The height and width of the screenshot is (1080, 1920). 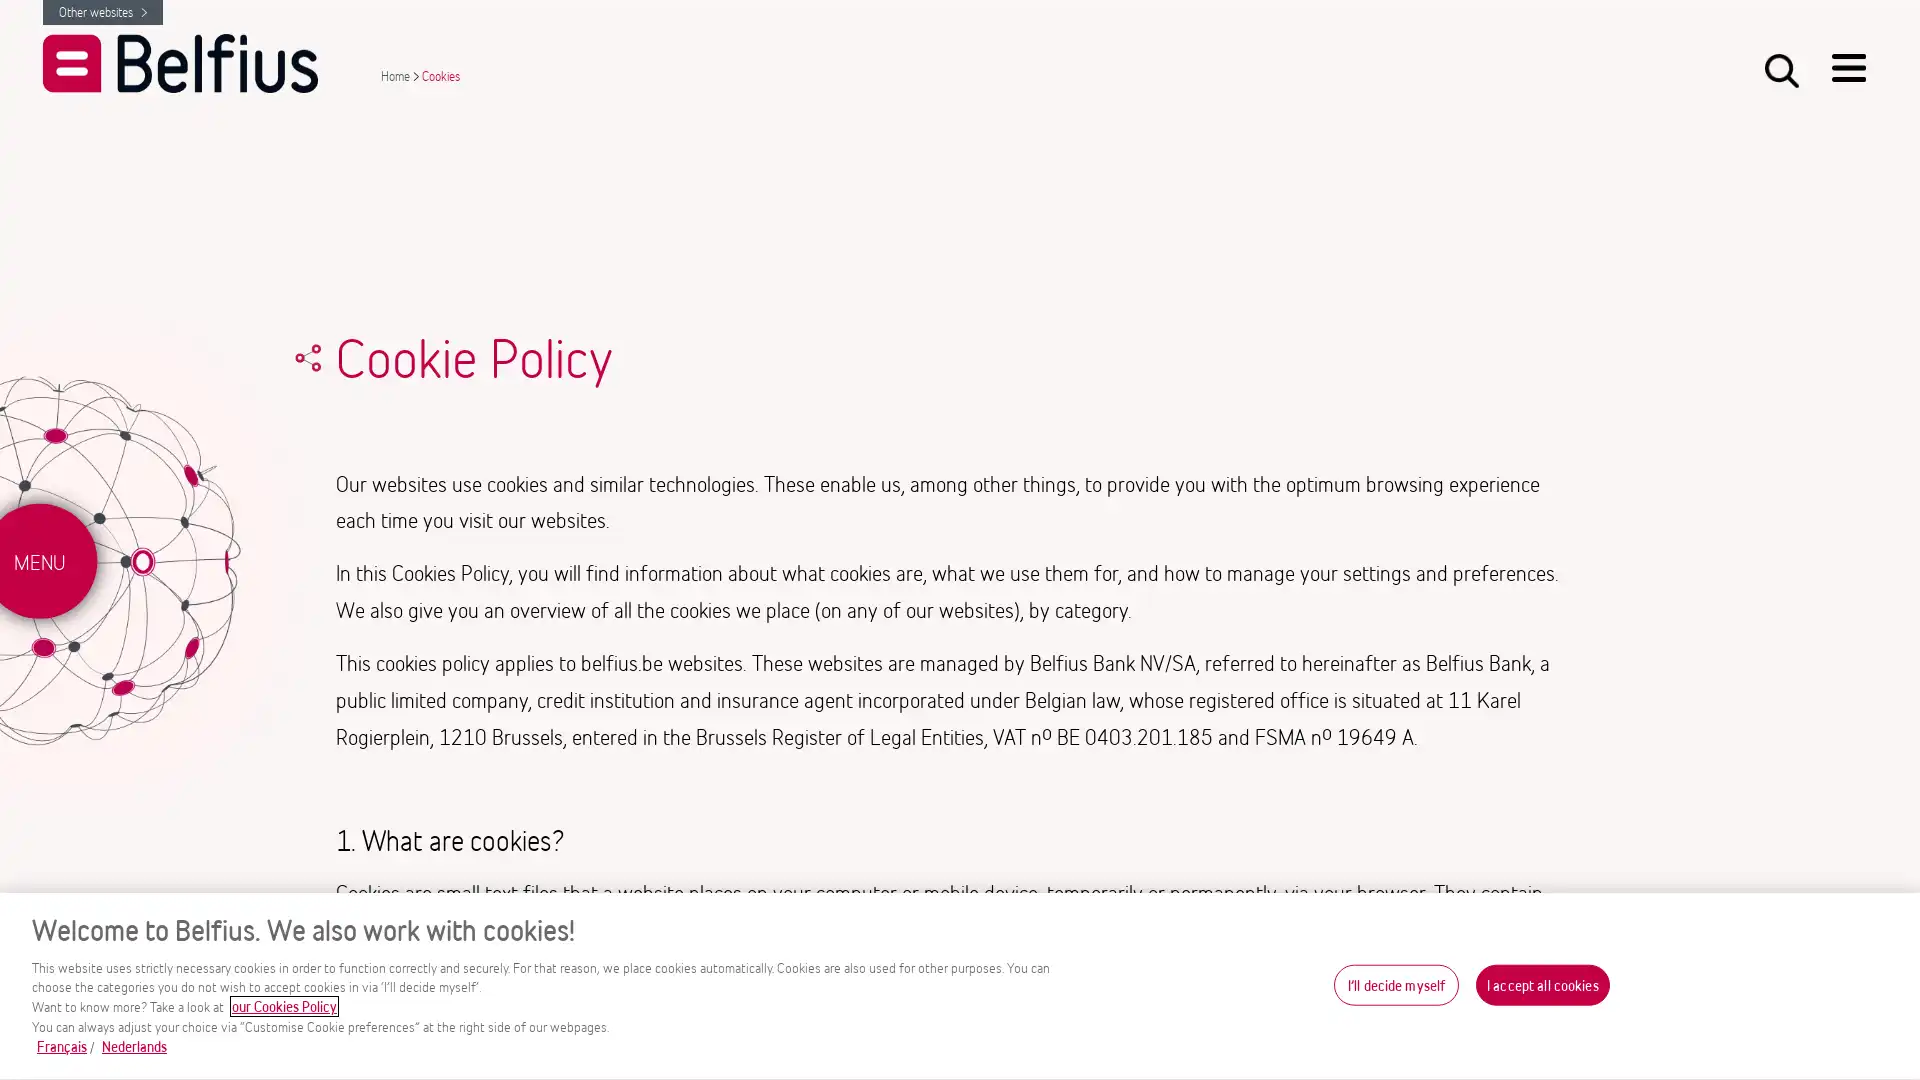 I want to click on Ill decide myself, so click(x=1395, y=983).